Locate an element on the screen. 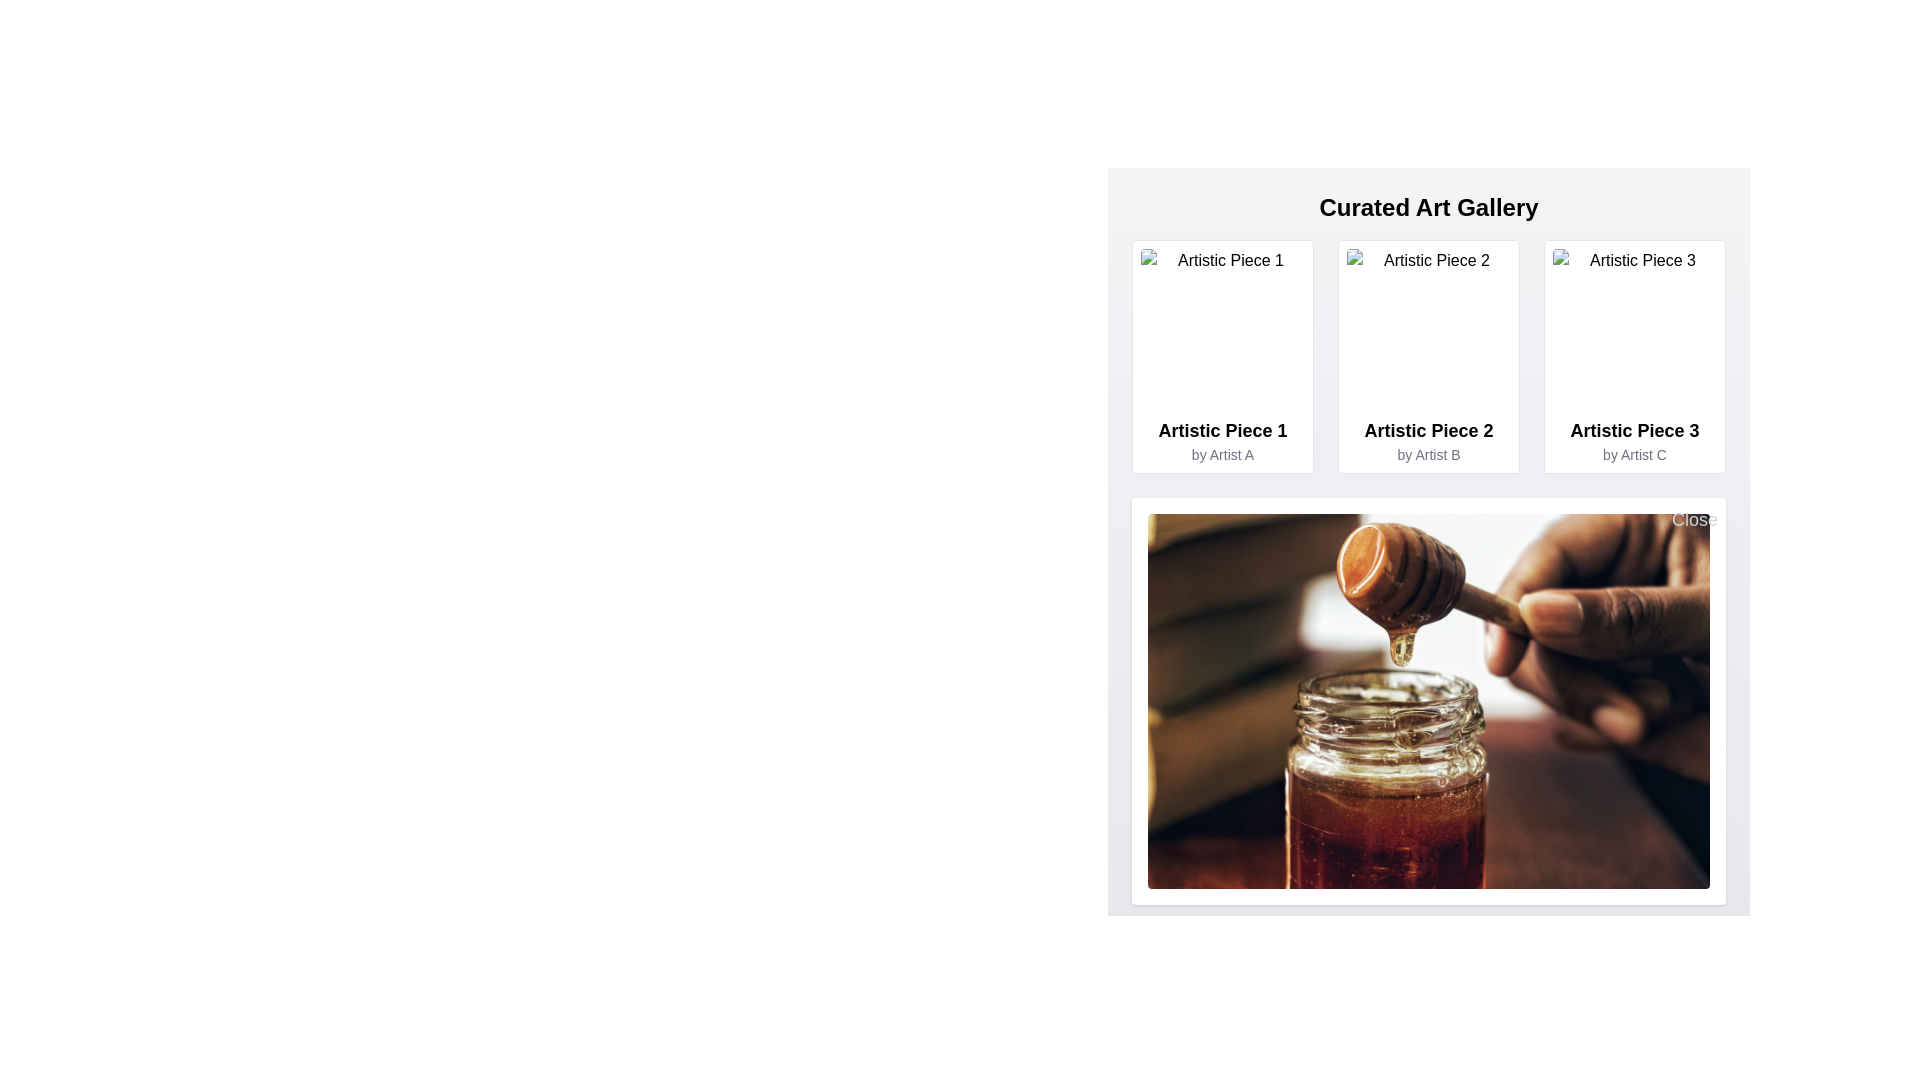 Image resolution: width=1920 pixels, height=1080 pixels. the image placeholder of 'Artistic Piece 2 by Artist B' to zoom into the image is located at coordinates (1428, 327).